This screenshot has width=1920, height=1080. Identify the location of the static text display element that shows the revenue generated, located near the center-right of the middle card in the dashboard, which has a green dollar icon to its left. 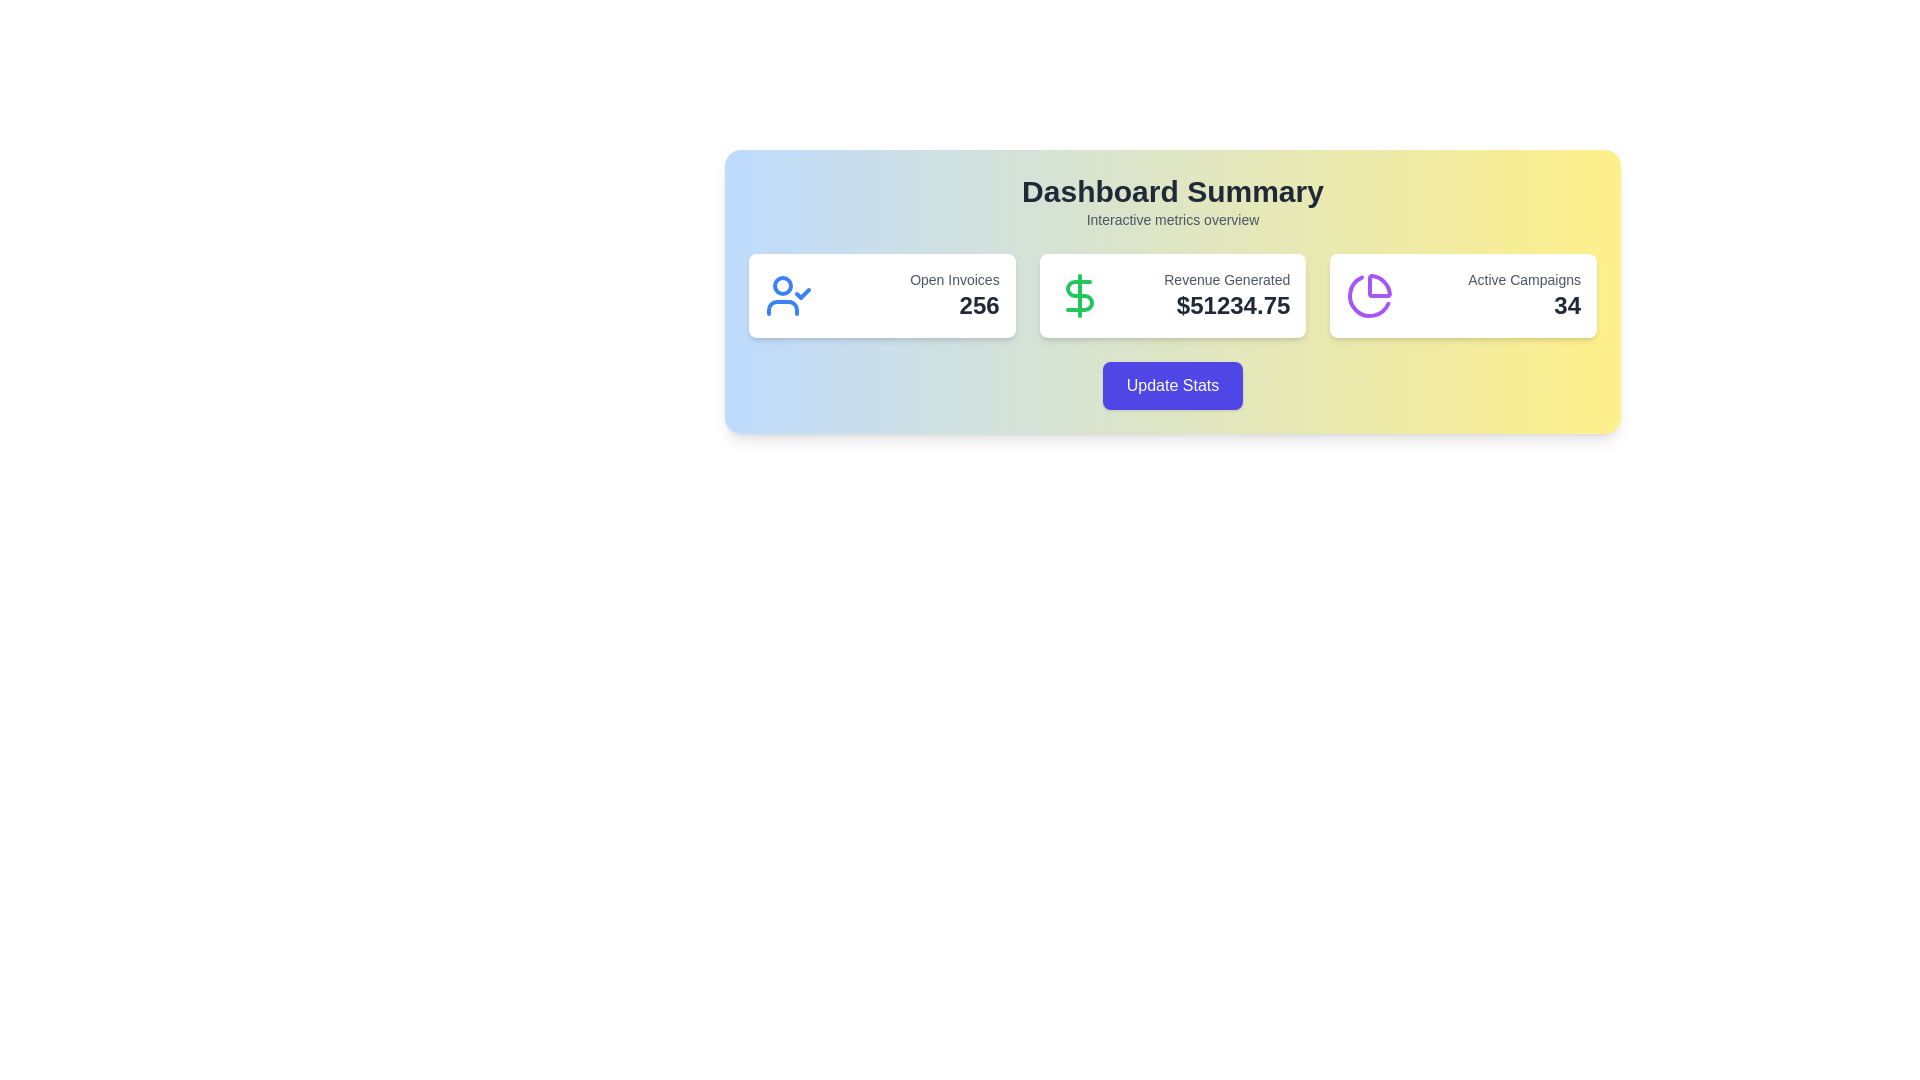
(1226, 296).